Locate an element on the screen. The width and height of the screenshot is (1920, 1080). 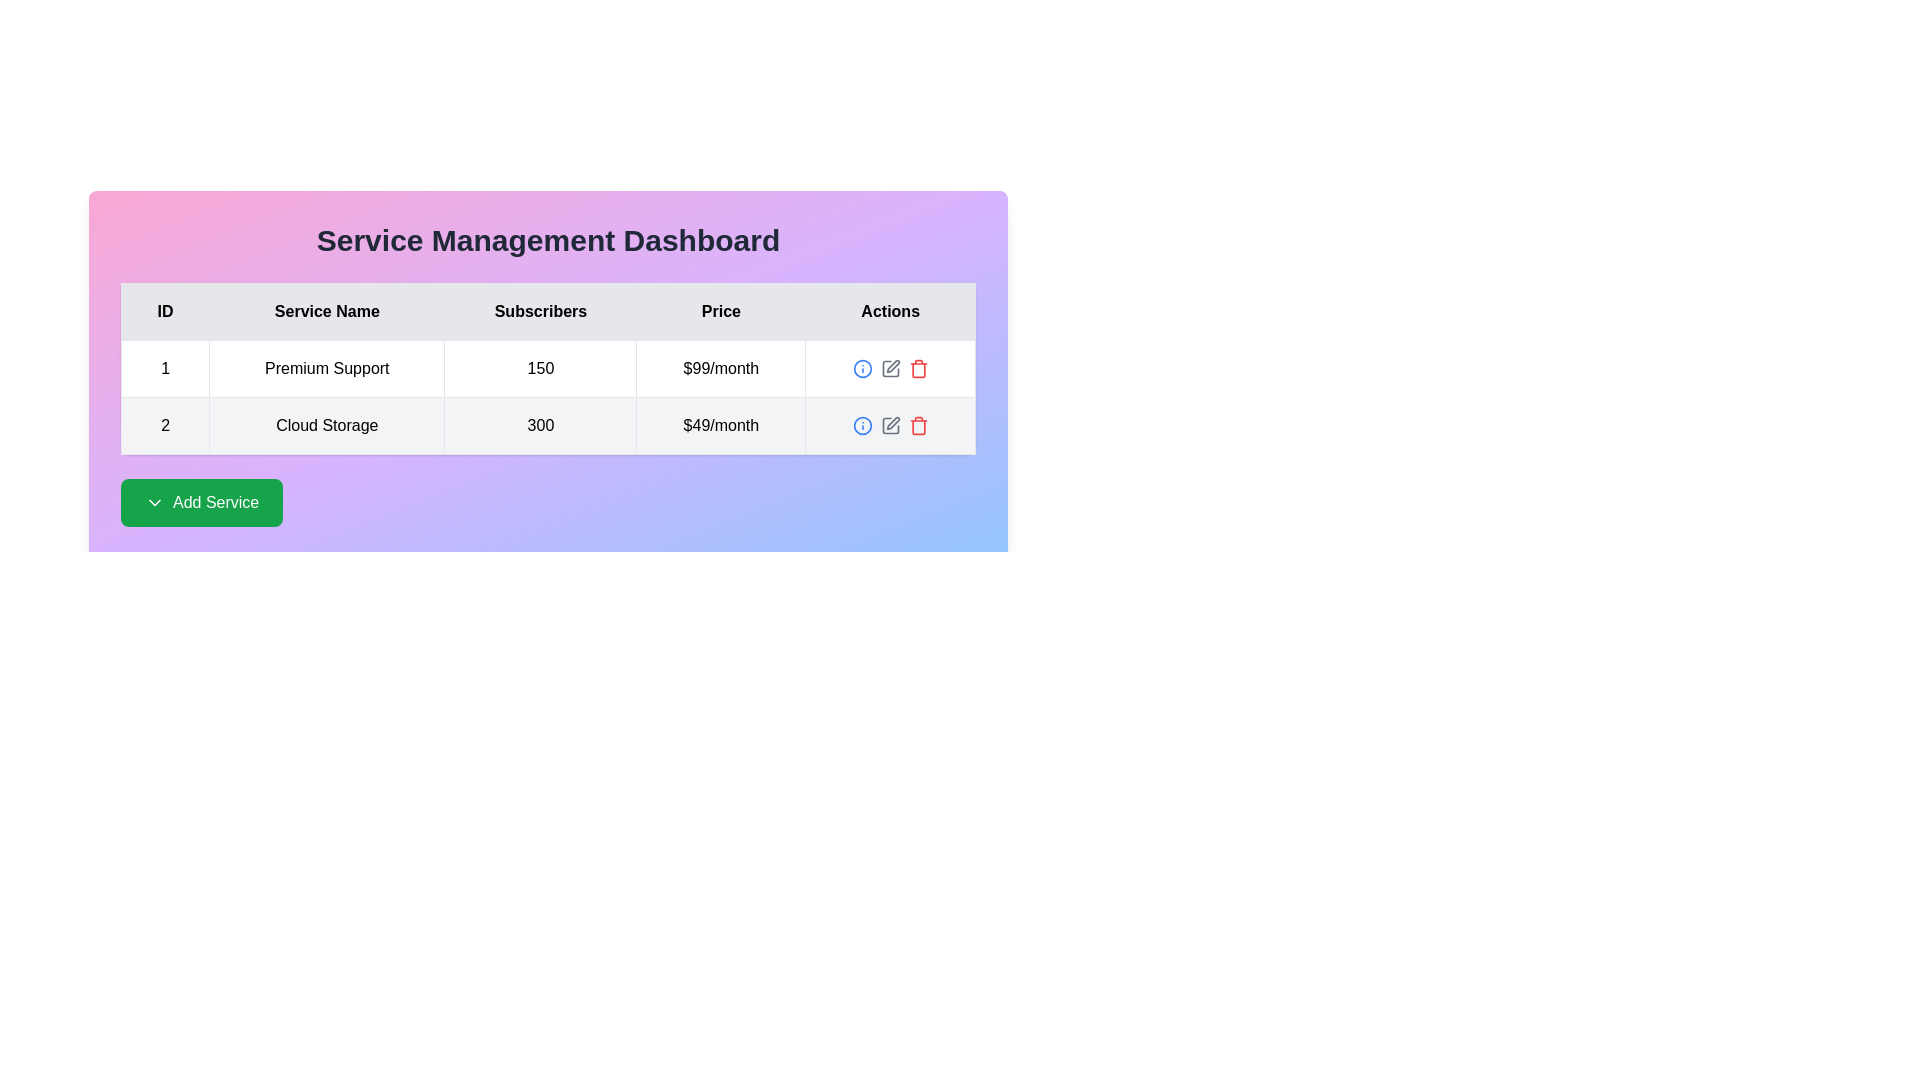
the first cell in the second row of the table, which contains the number '2', for selection is located at coordinates (165, 424).